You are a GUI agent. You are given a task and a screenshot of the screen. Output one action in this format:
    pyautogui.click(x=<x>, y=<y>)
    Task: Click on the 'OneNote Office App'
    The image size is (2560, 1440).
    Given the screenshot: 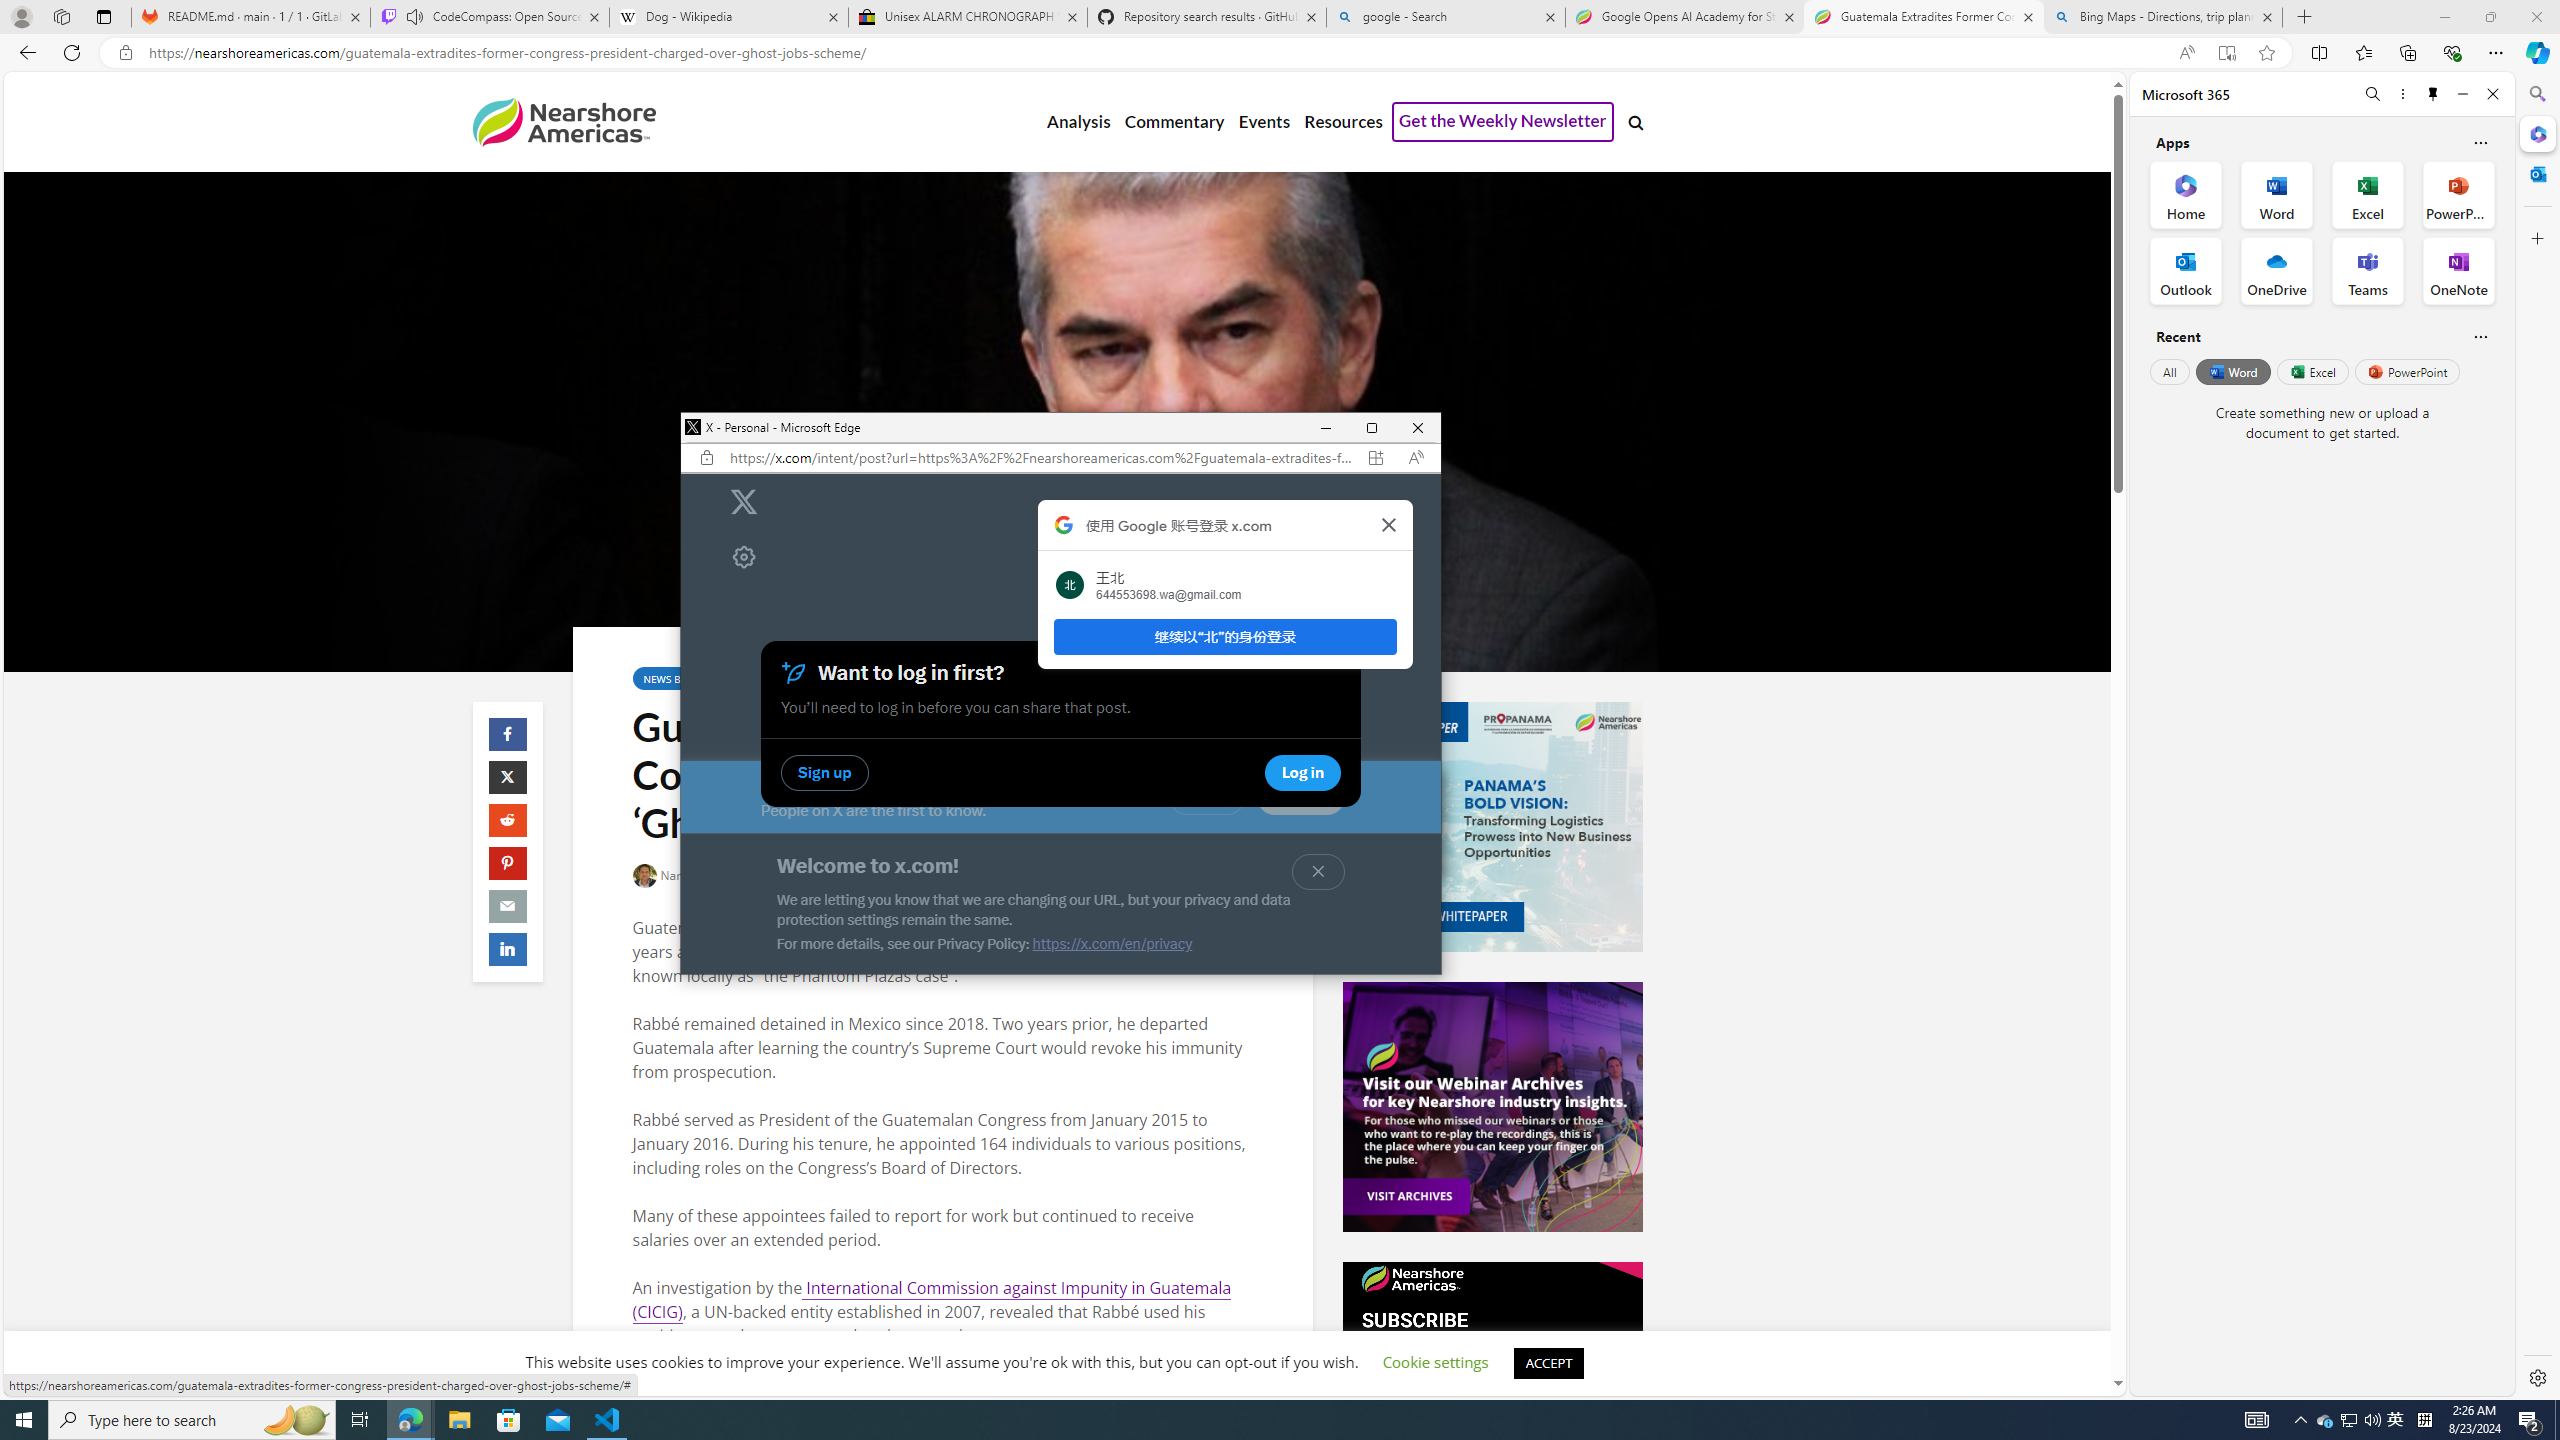 What is the action you would take?
    pyautogui.click(x=2458, y=271)
    